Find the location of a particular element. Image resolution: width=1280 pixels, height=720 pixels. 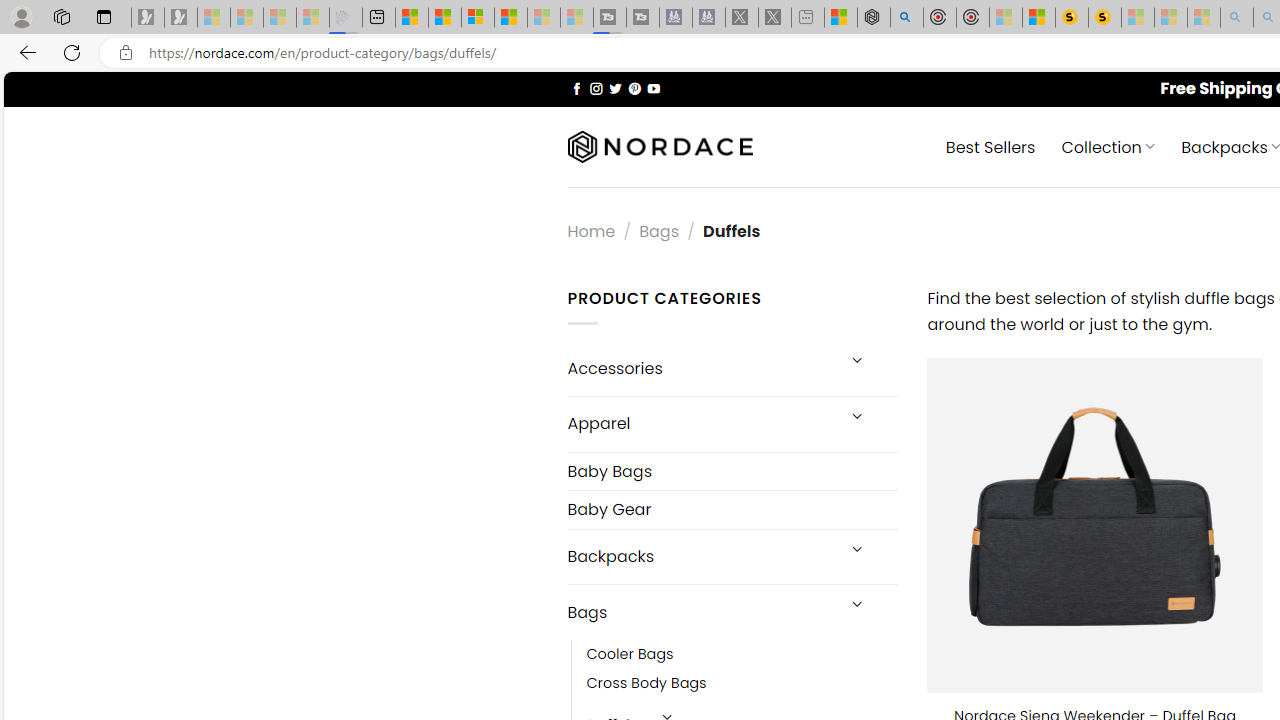

' Best Sellers' is located at coordinates (990, 145).